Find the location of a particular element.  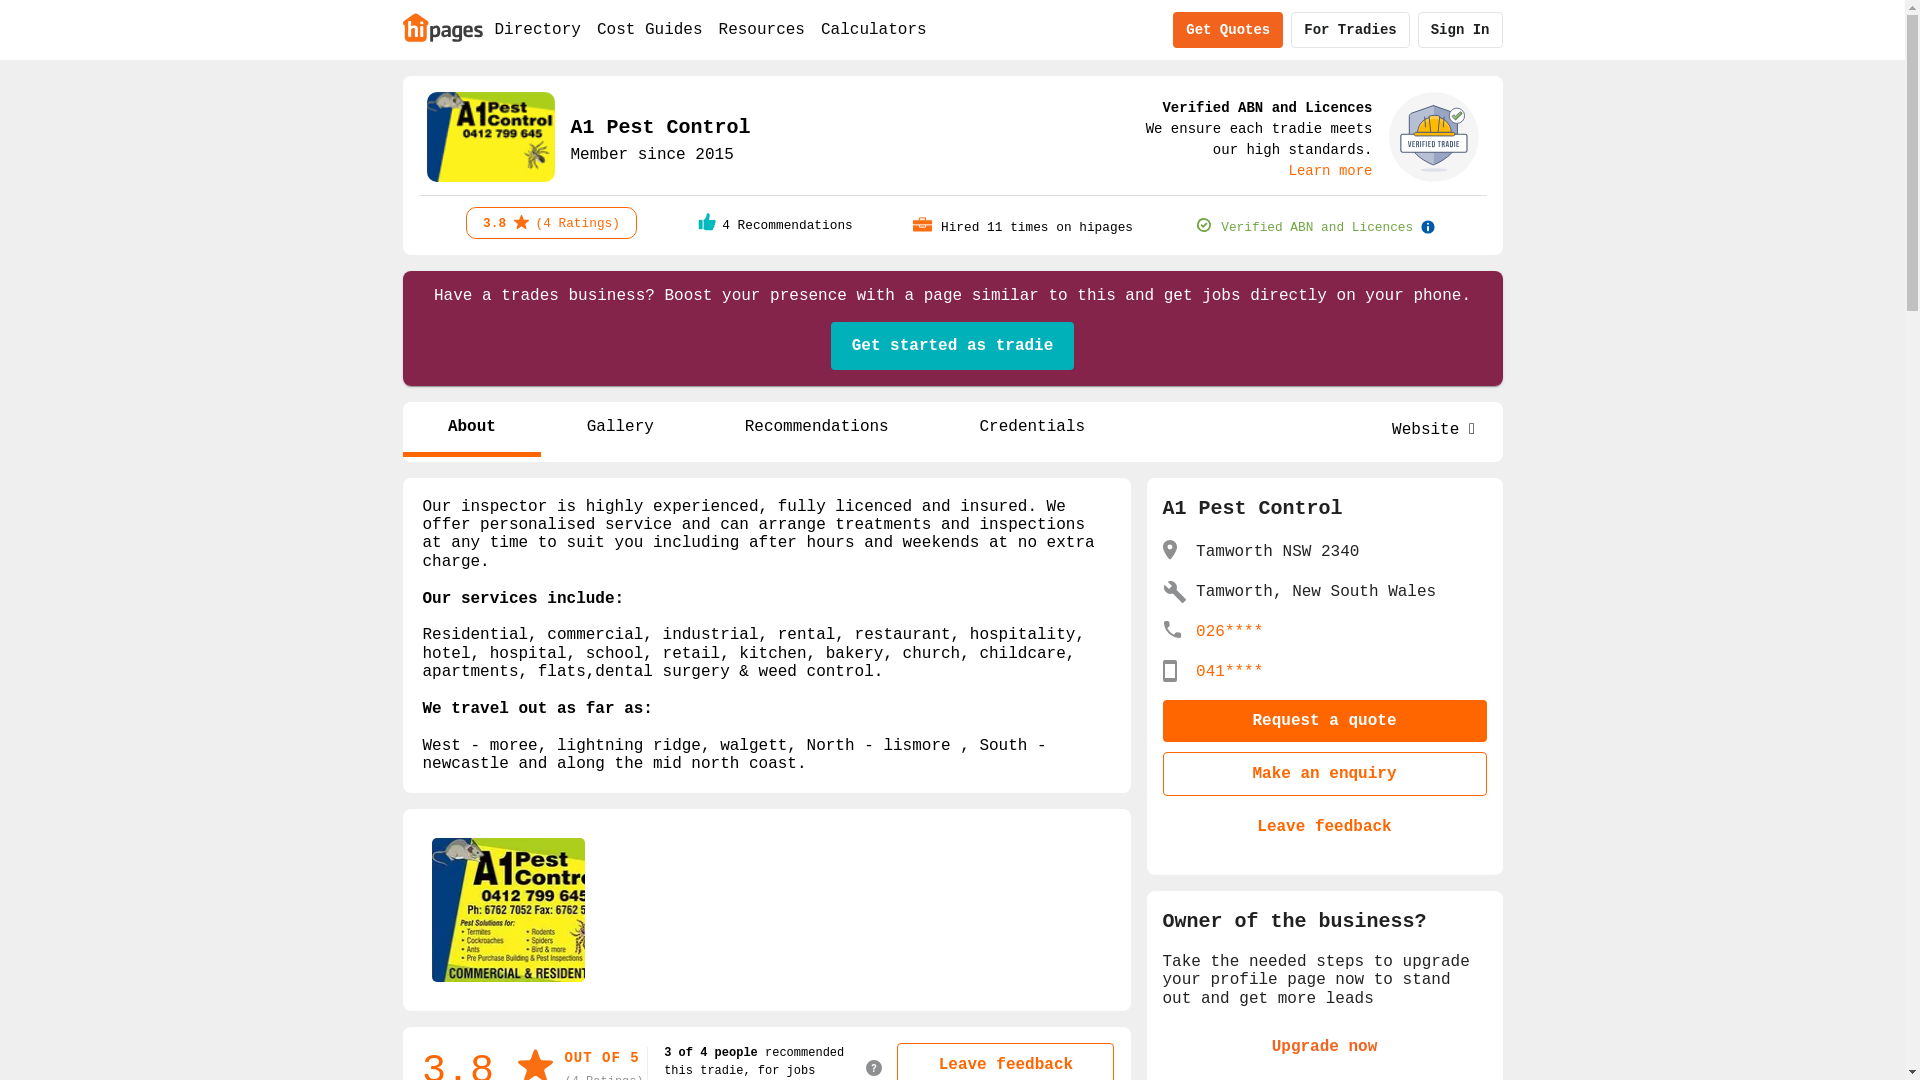

'Upgrade now' is located at coordinates (1324, 1045).